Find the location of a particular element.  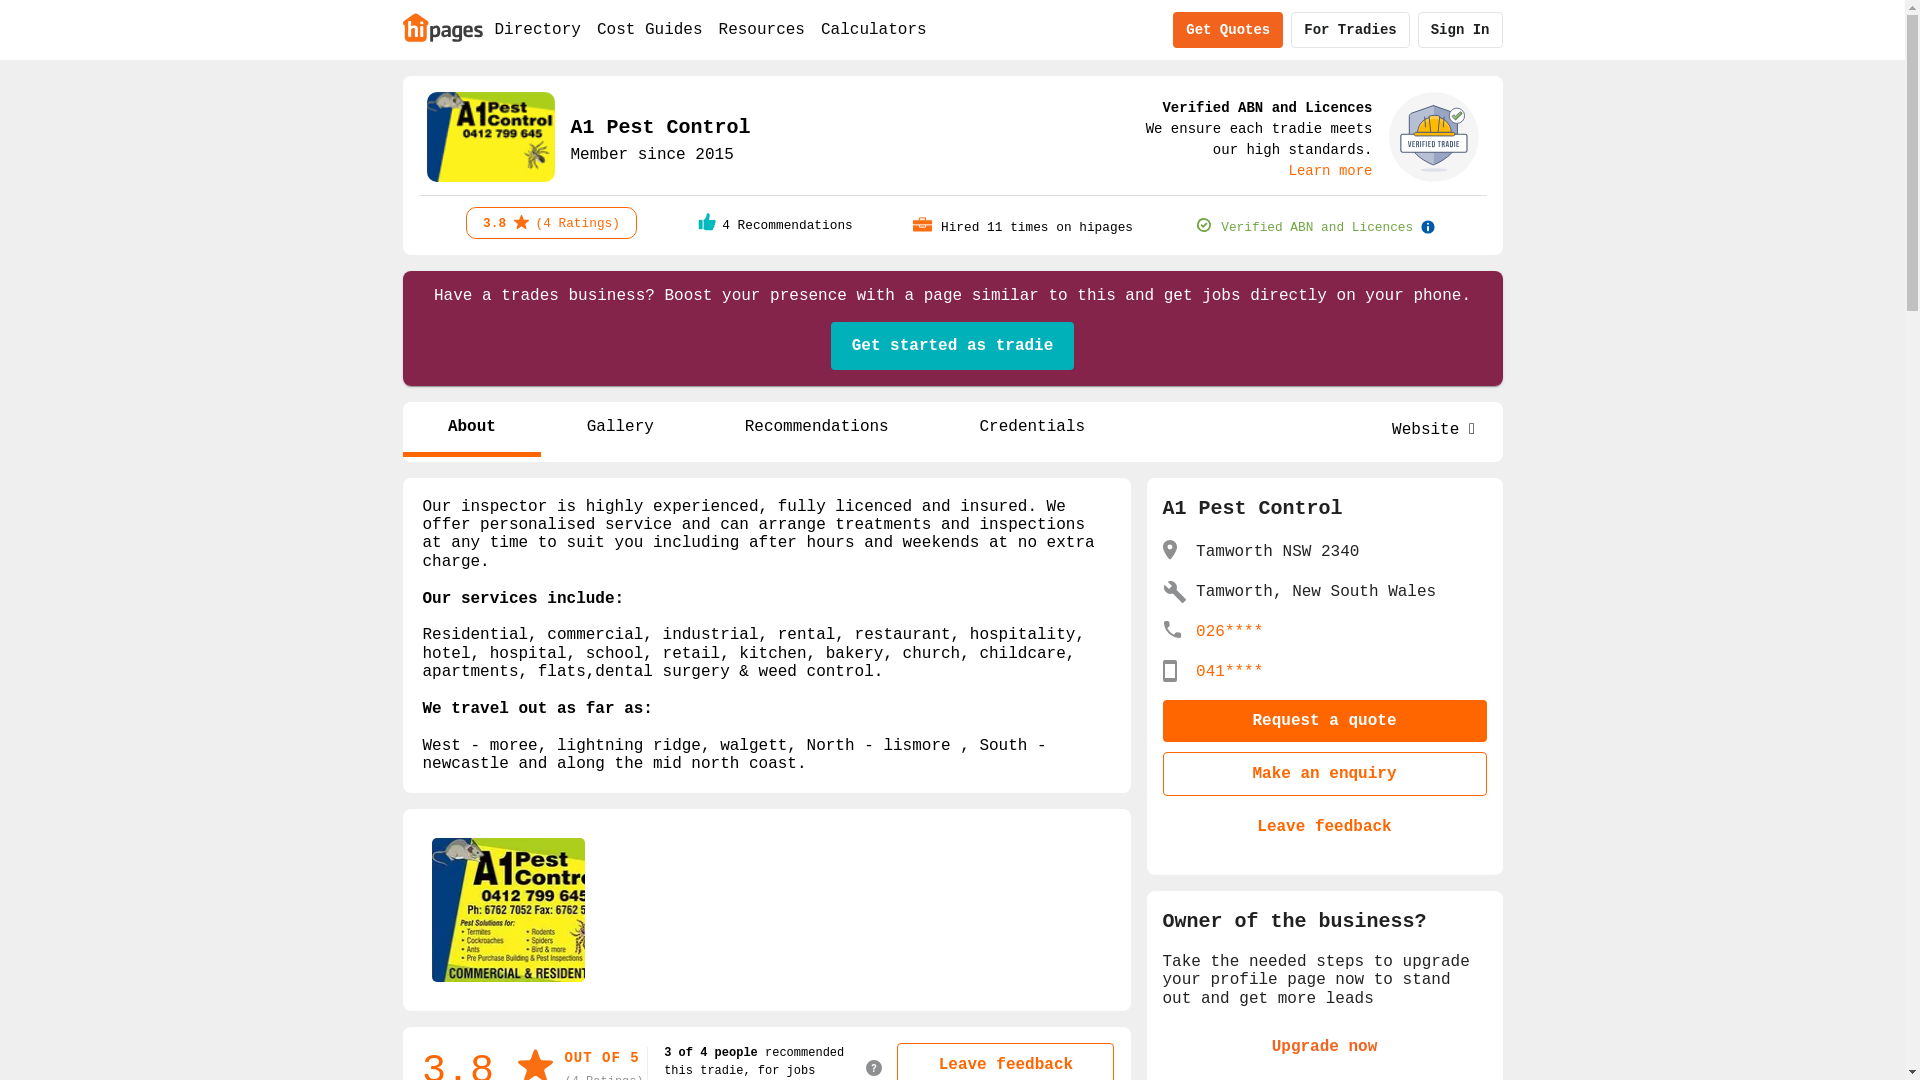

'Upgrade now' is located at coordinates (1324, 1045).